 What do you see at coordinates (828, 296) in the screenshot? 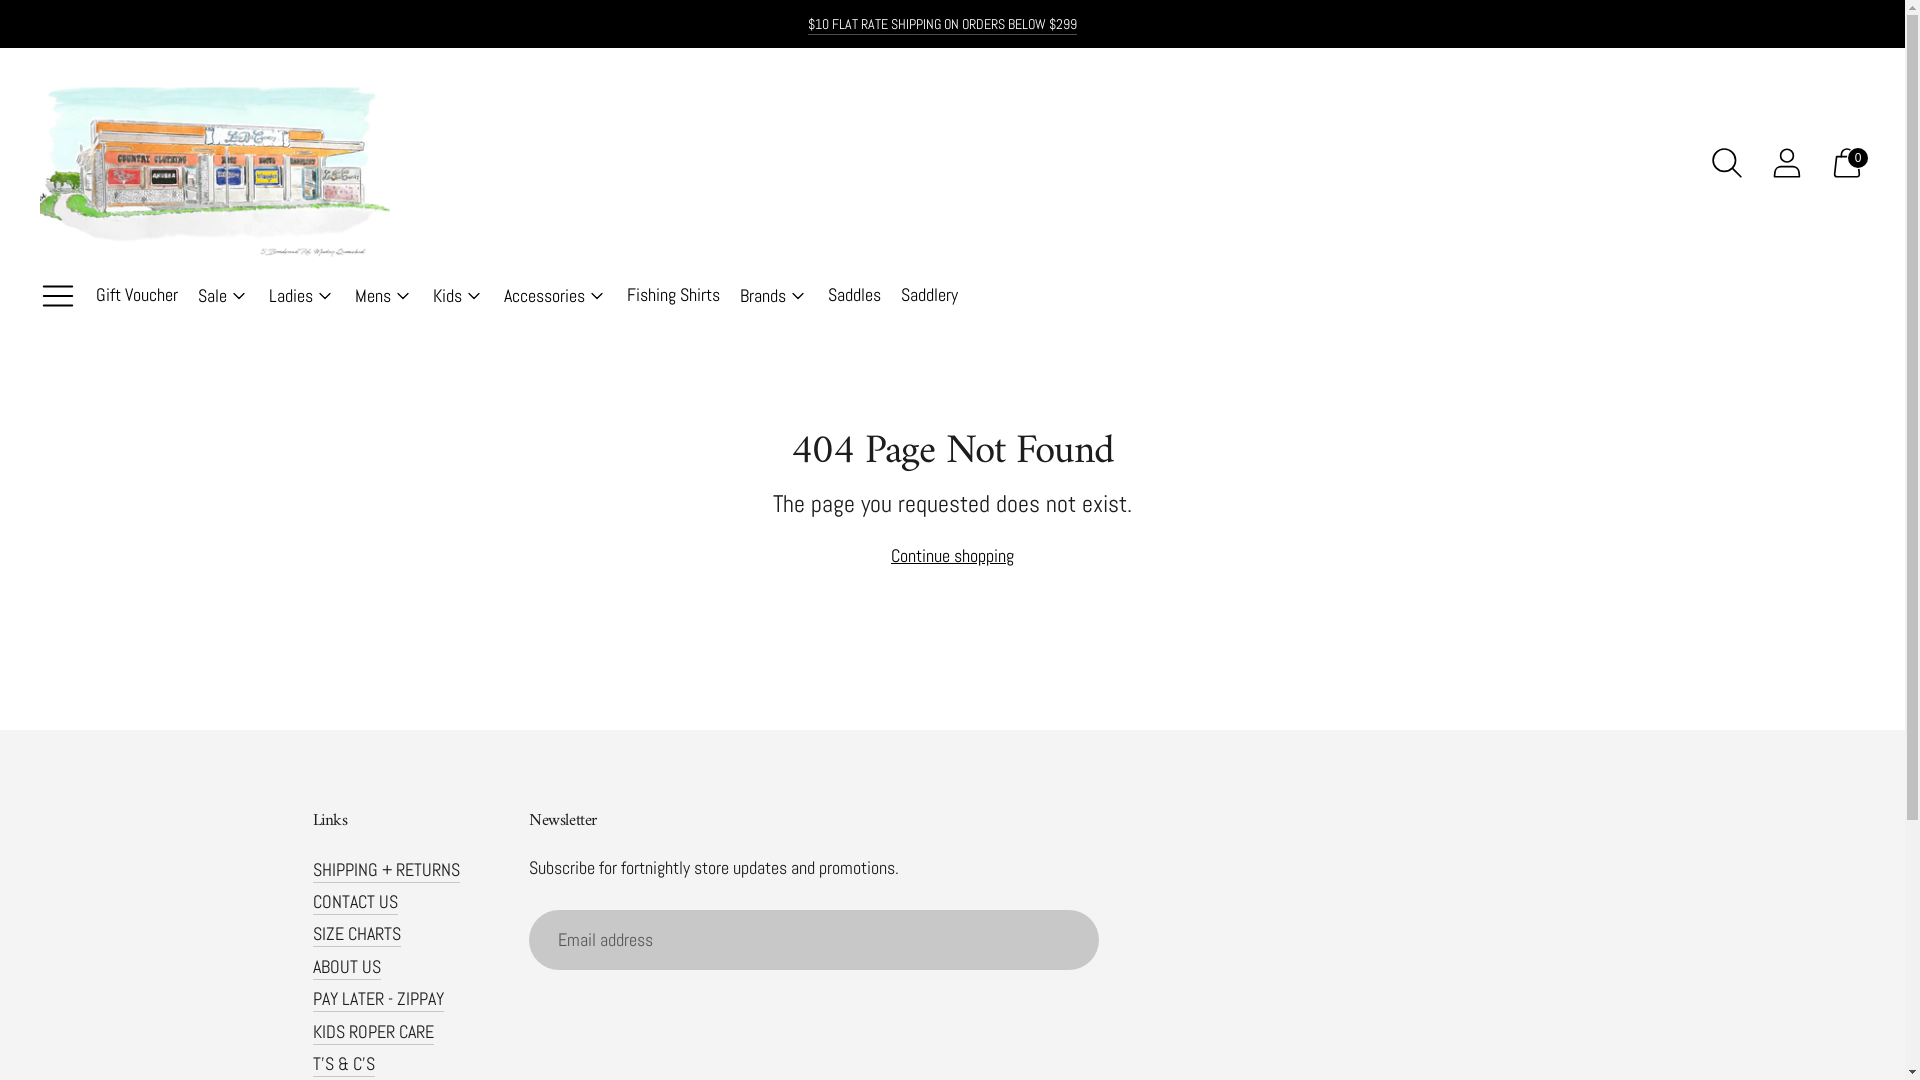
I see `'Saddles'` at bounding box center [828, 296].